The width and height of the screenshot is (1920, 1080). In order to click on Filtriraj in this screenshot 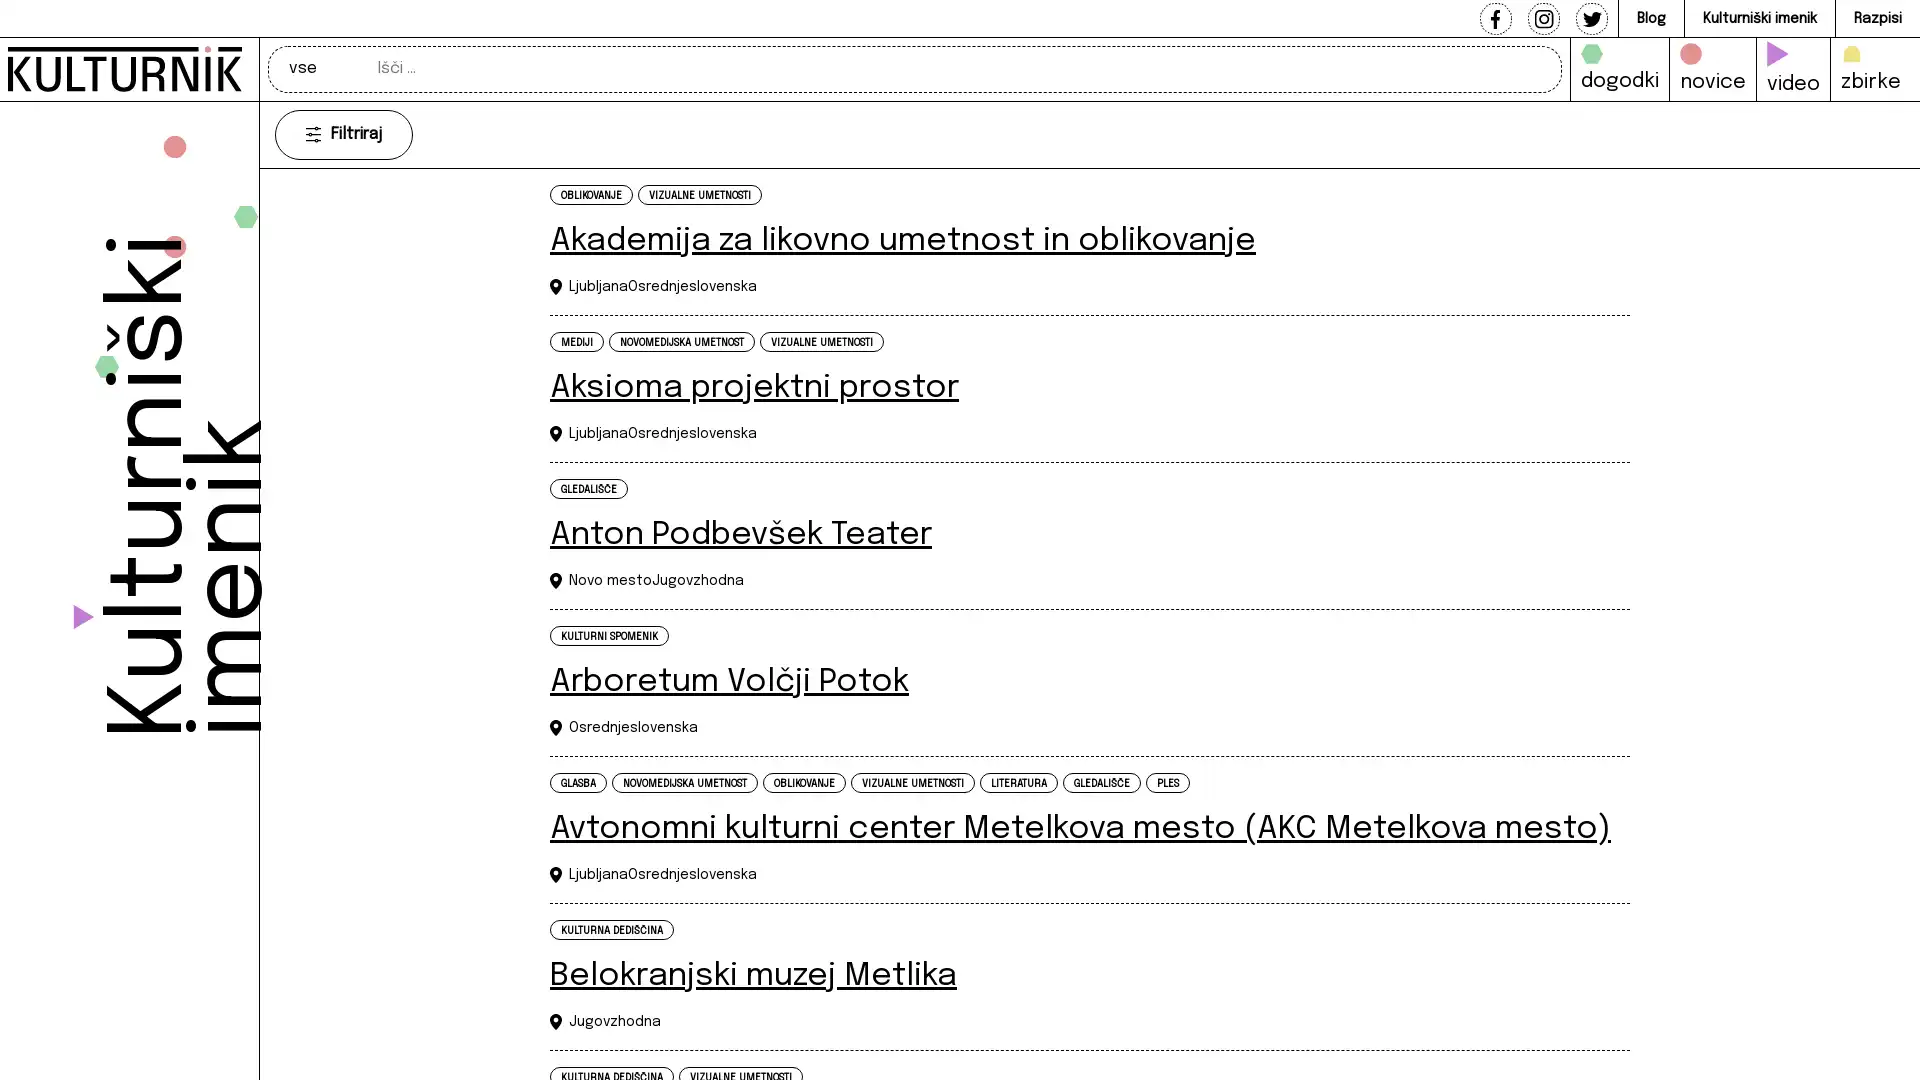, I will do `click(344, 134)`.